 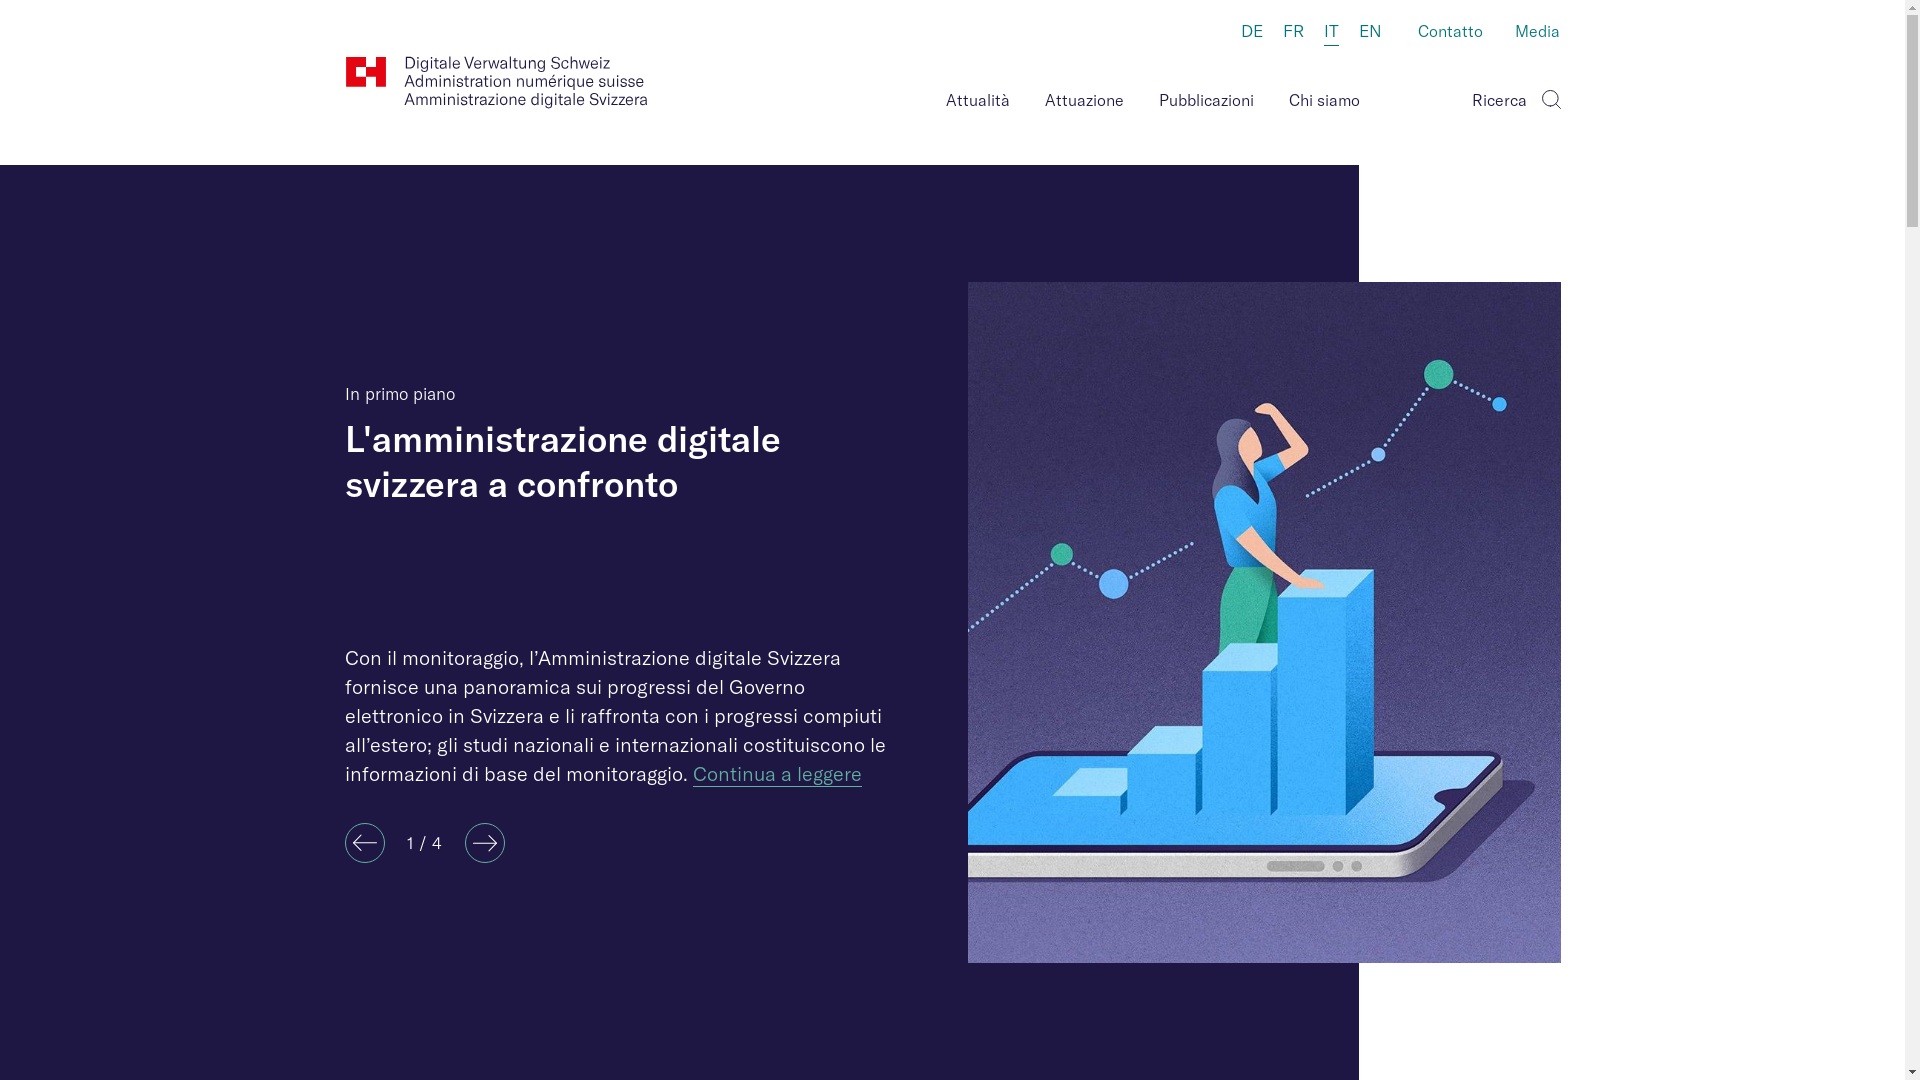 What do you see at coordinates (775, 773) in the screenshot?
I see `'Continua a leggere'` at bounding box center [775, 773].